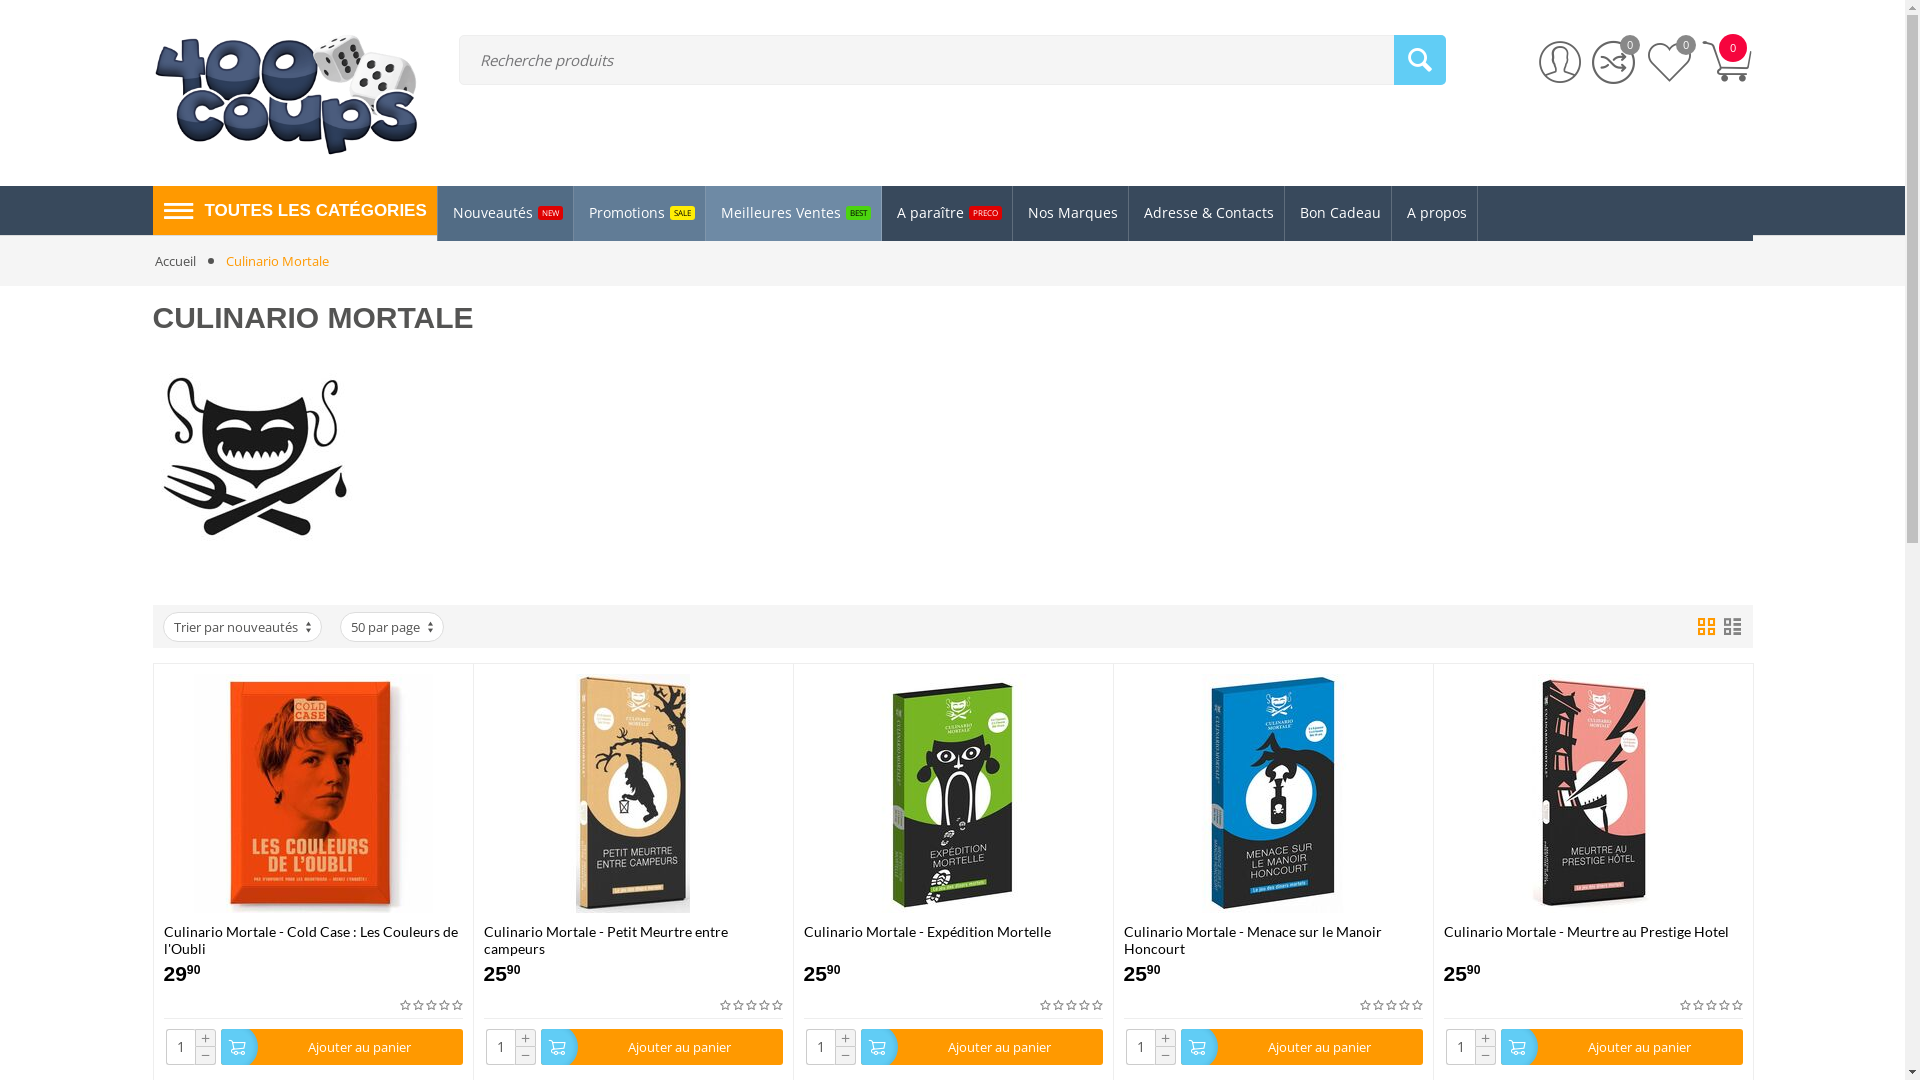 Image resolution: width=1920 pixels, height=1080 pixels. Describe the element at coordinates (174, 260) in the screenshot. I see `'Accueil'` at that location.